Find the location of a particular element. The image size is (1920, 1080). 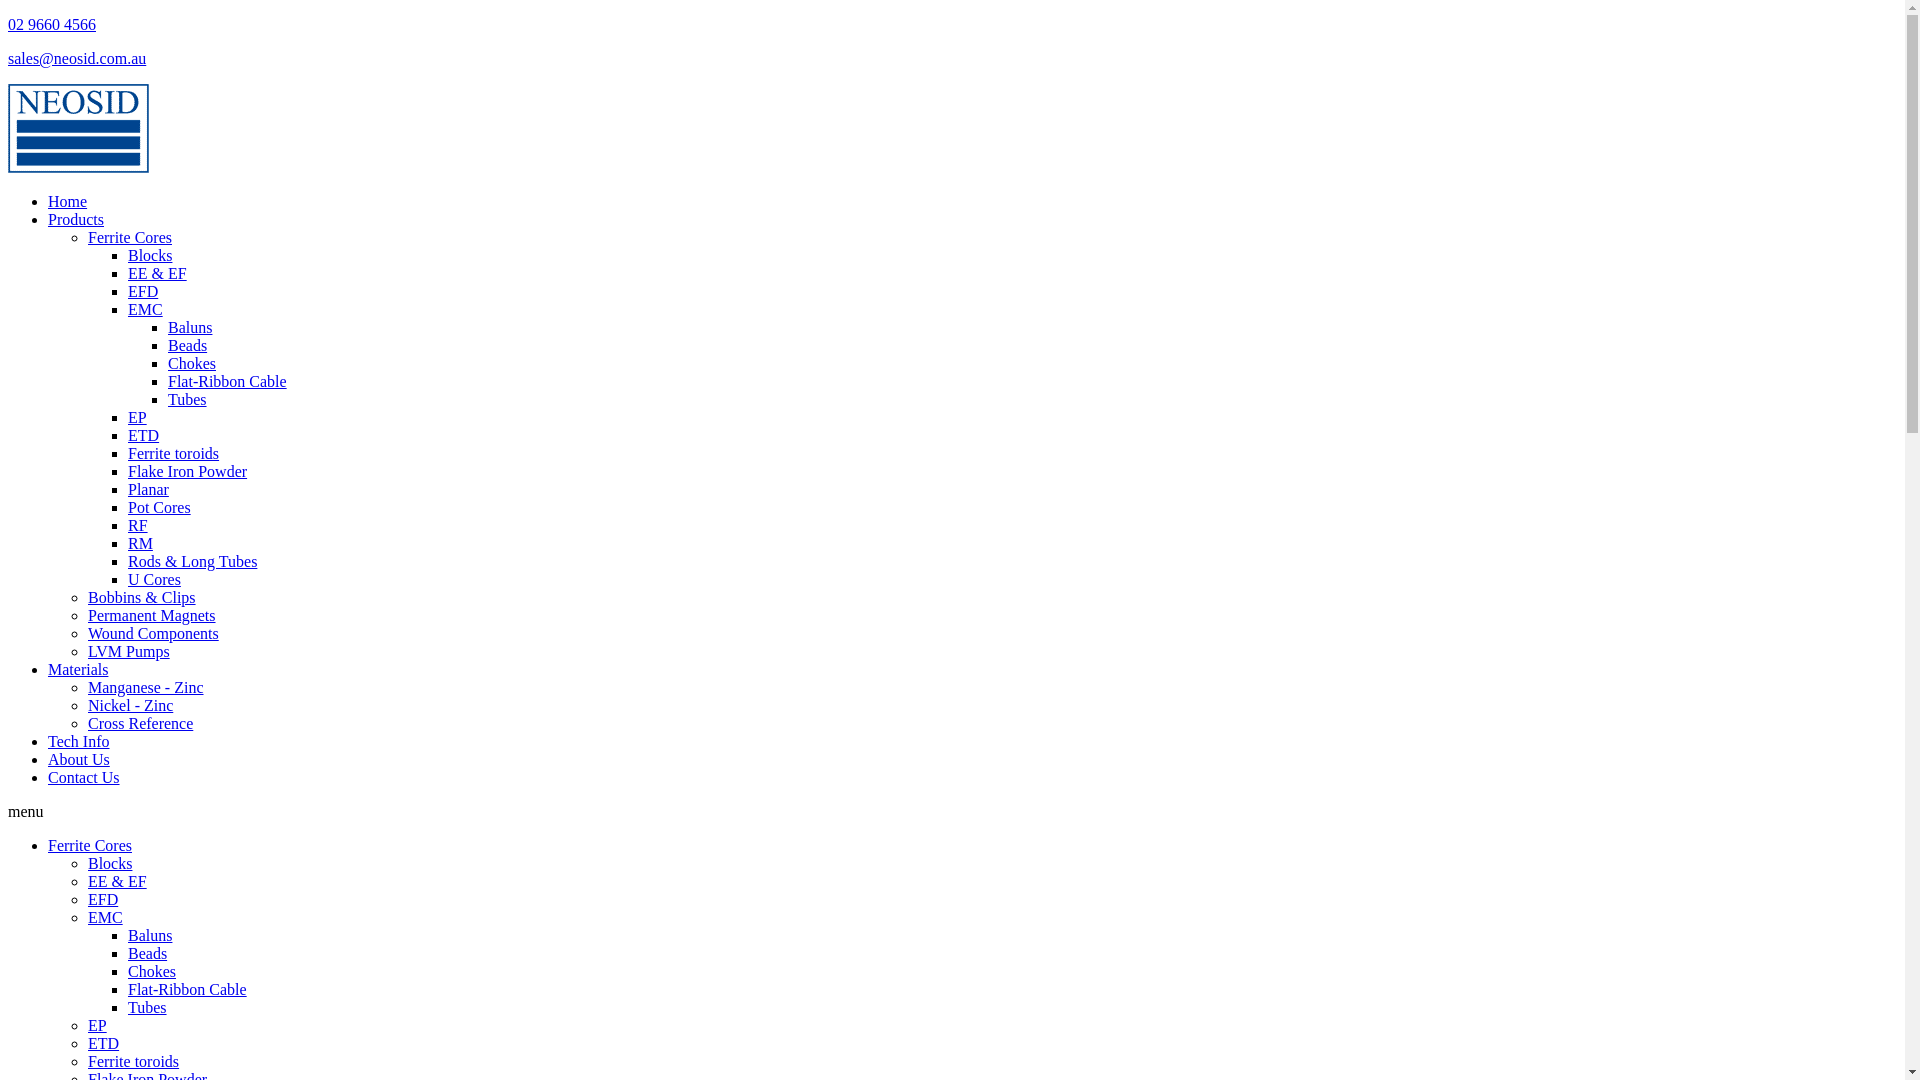

'Cross Reference' is located at coordinates (139, 723).